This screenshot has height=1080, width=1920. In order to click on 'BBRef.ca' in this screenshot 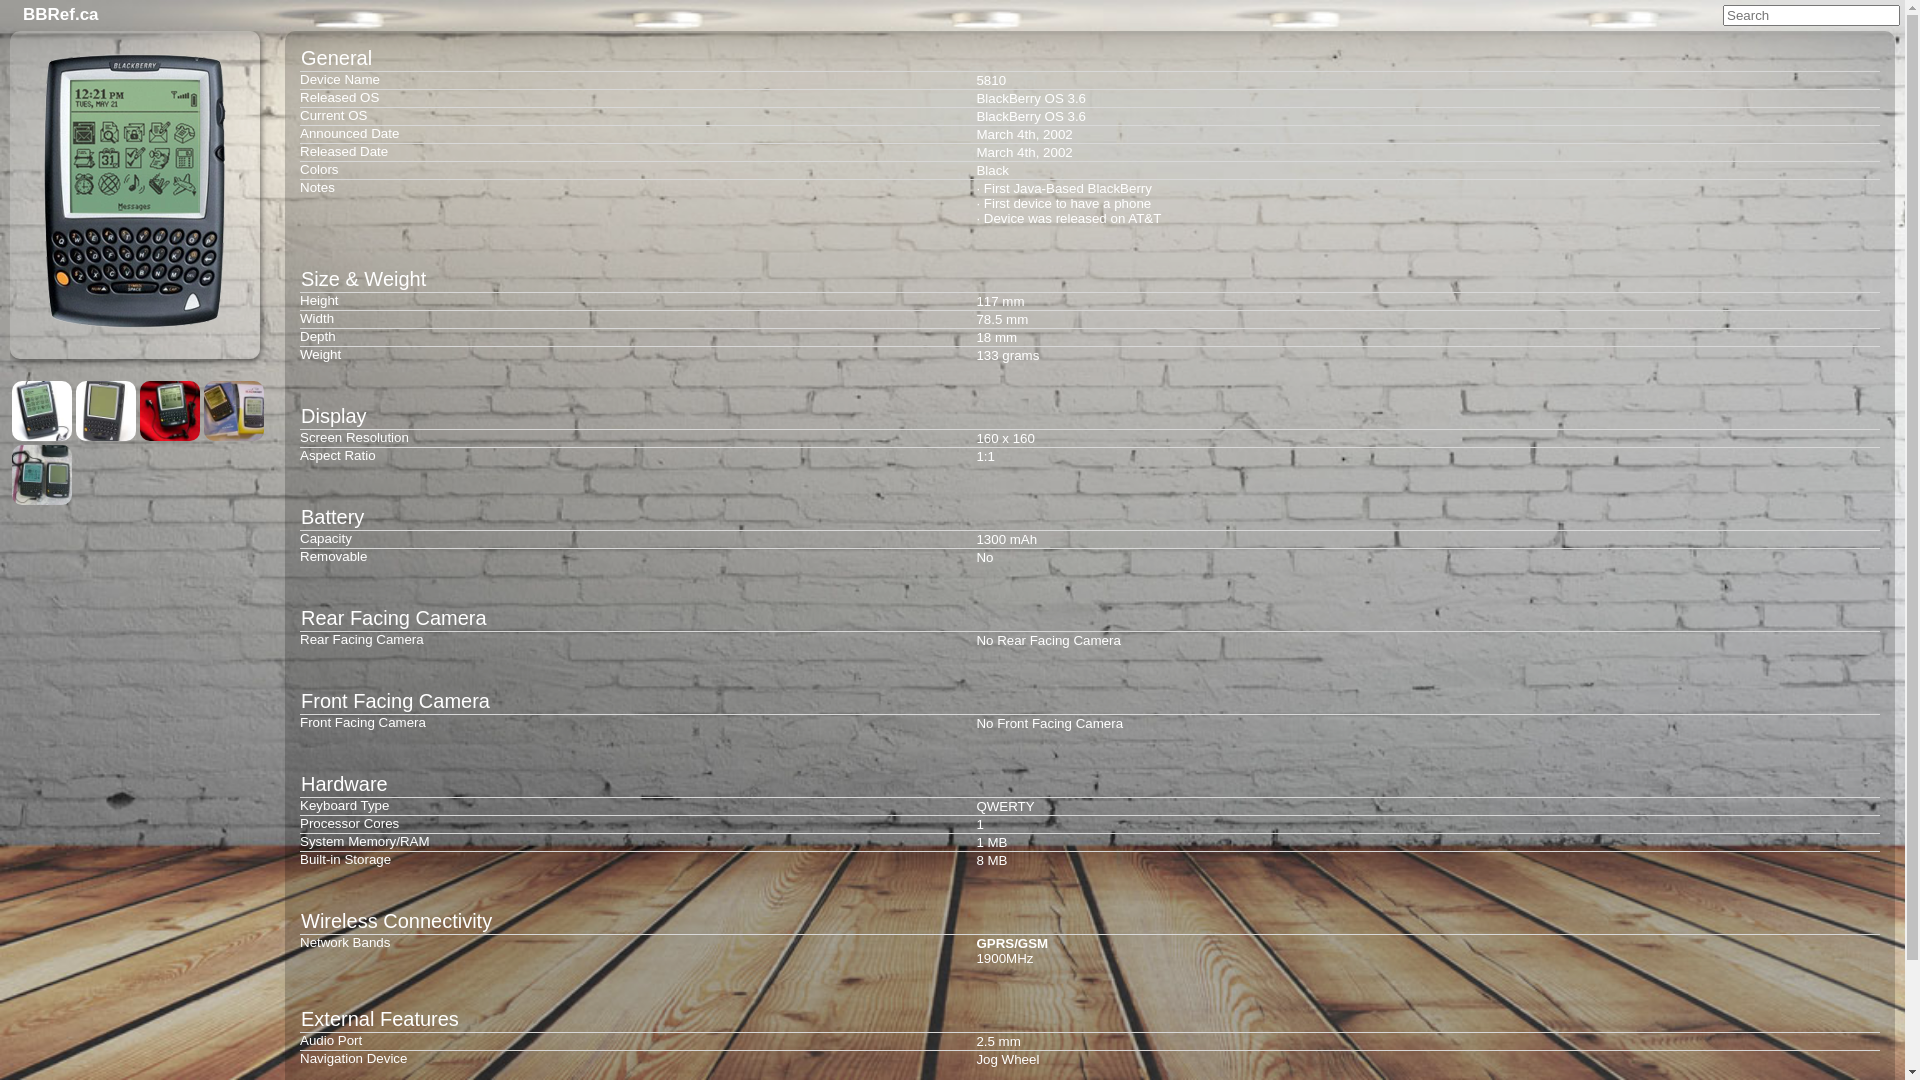, I will do `click(61, 14)`.